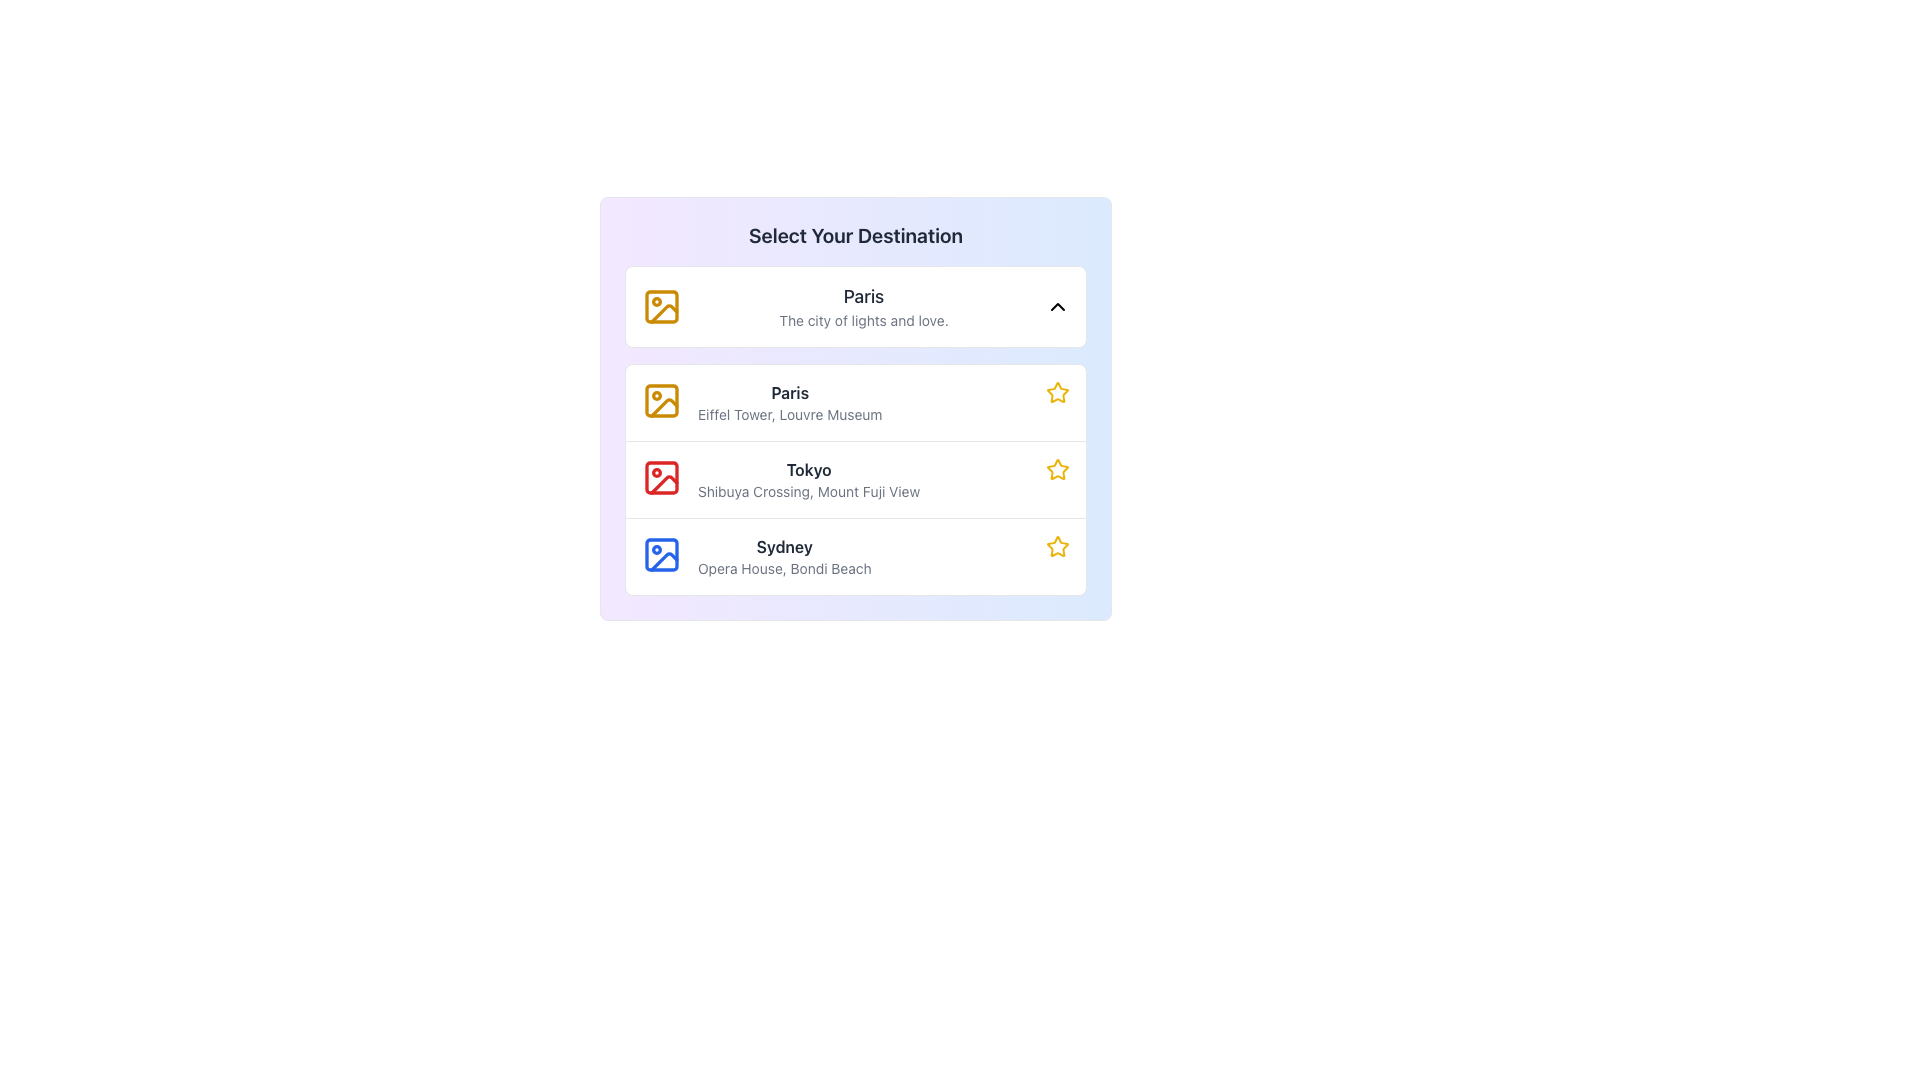 This screenshot has width=1920, height=1080. Describe the element at coordinates (1056, 469) in the screenshot. I see `the star icon with a yellow outline located to the far right of the row for the destination 'Tokyo' to favorite or unfavorite it` at that location.